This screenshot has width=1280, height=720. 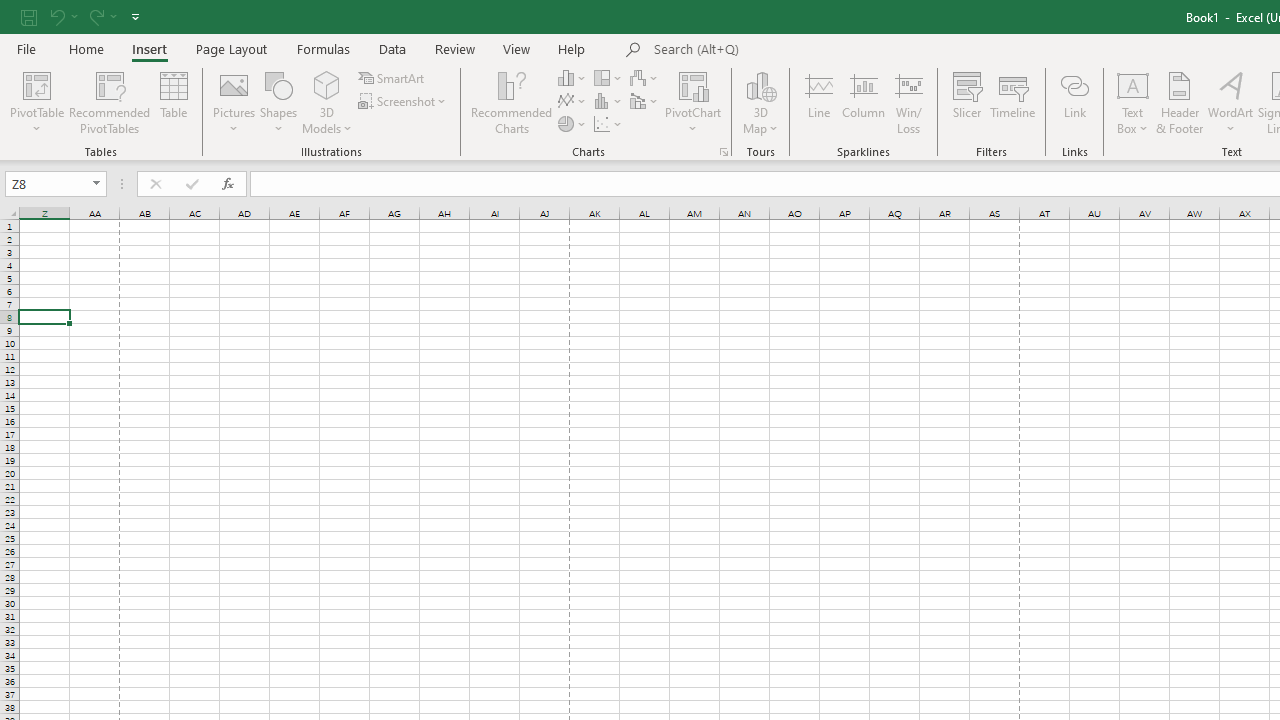 I want to click on 'PivotChart', so click(x=693, y=103).